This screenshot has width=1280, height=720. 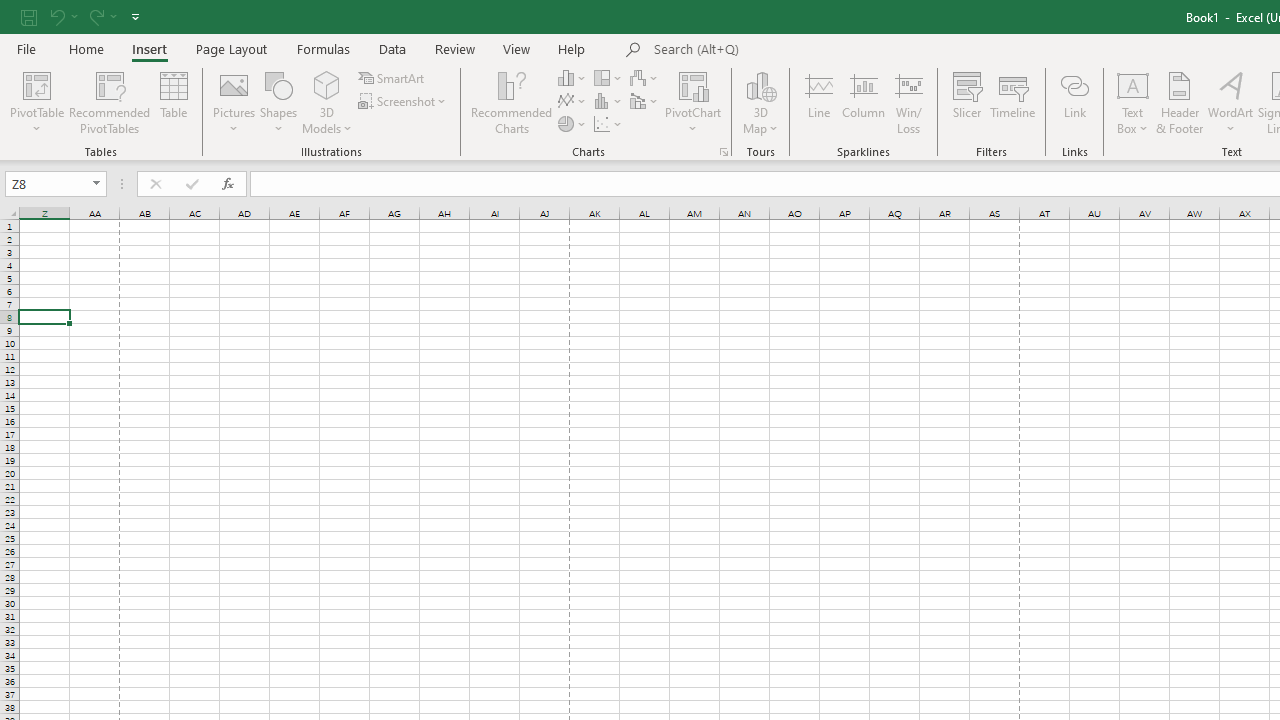 I want to click on 'PivotChart', so click(x=693, y=103).